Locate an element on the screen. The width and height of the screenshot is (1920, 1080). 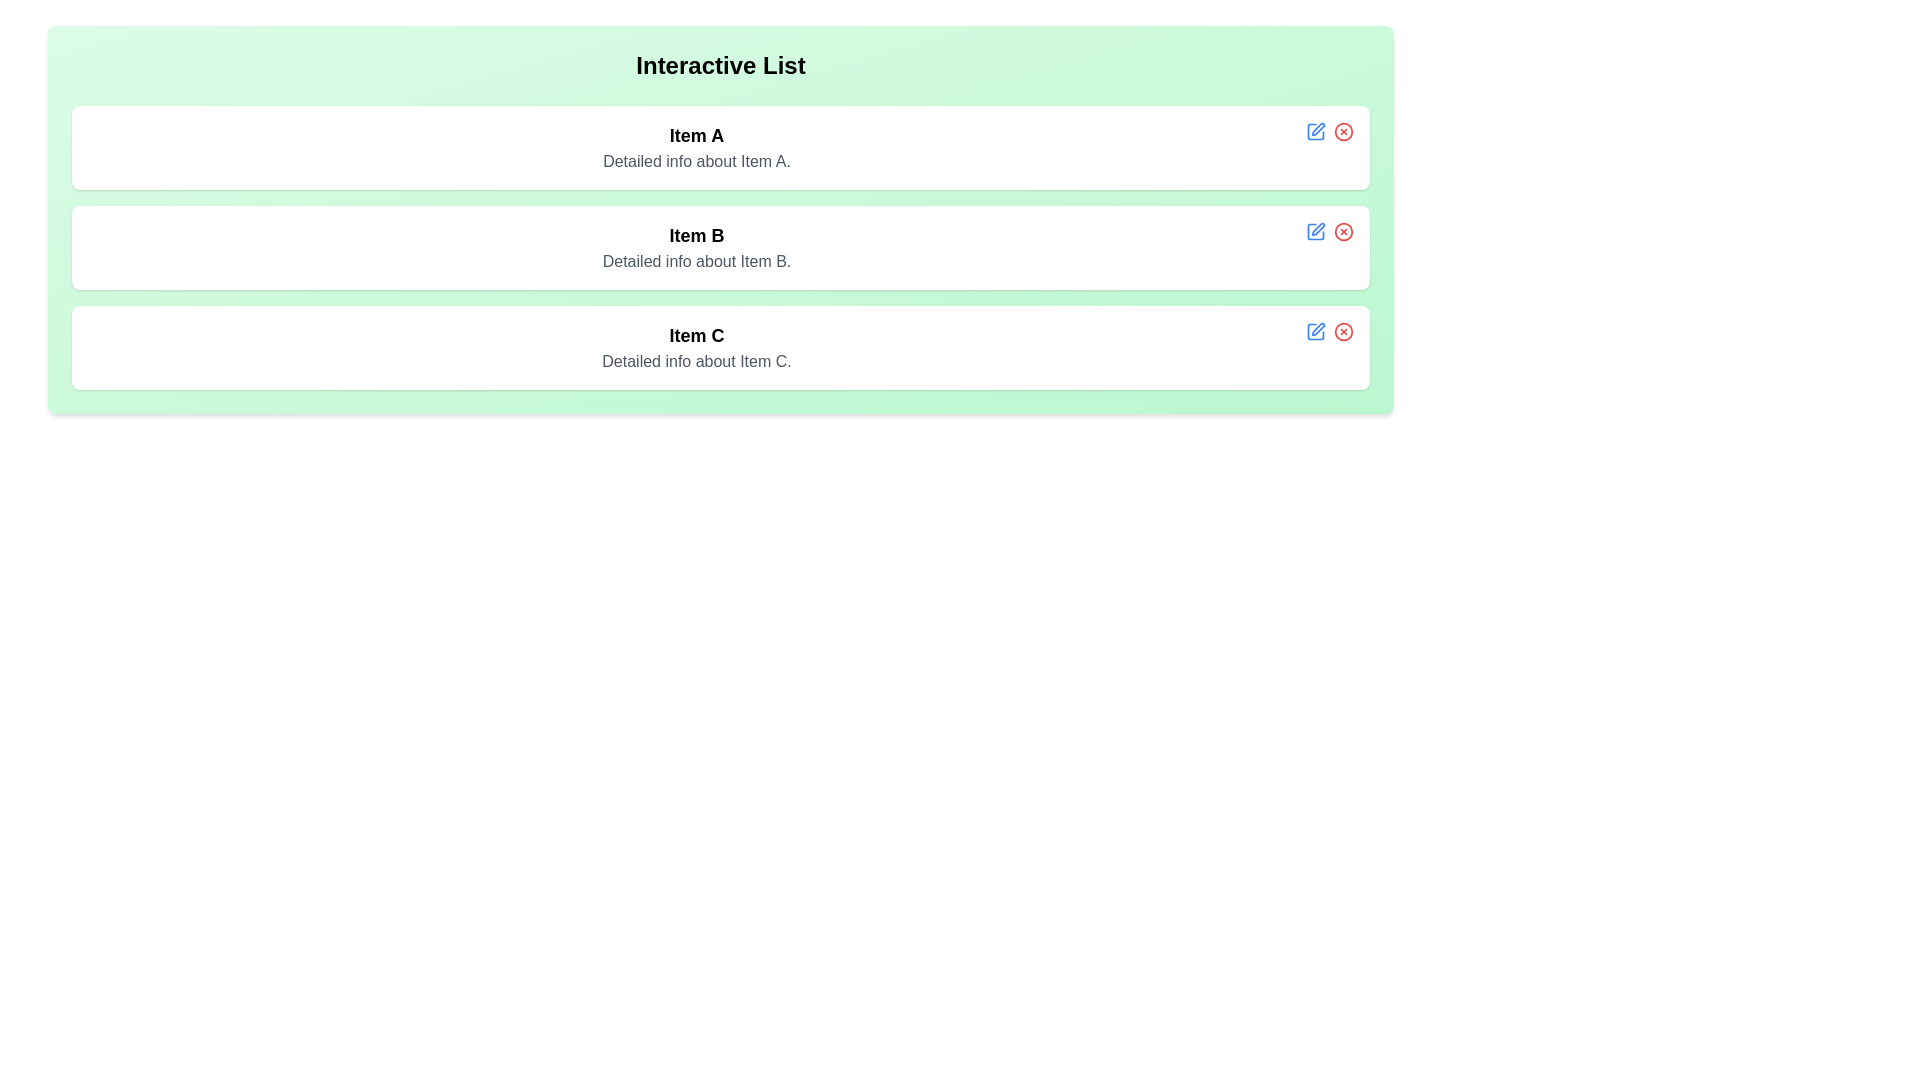
the edit button located at the bottom-right corner of the last entry in the vertical list is located at coordinates (1315, 330).